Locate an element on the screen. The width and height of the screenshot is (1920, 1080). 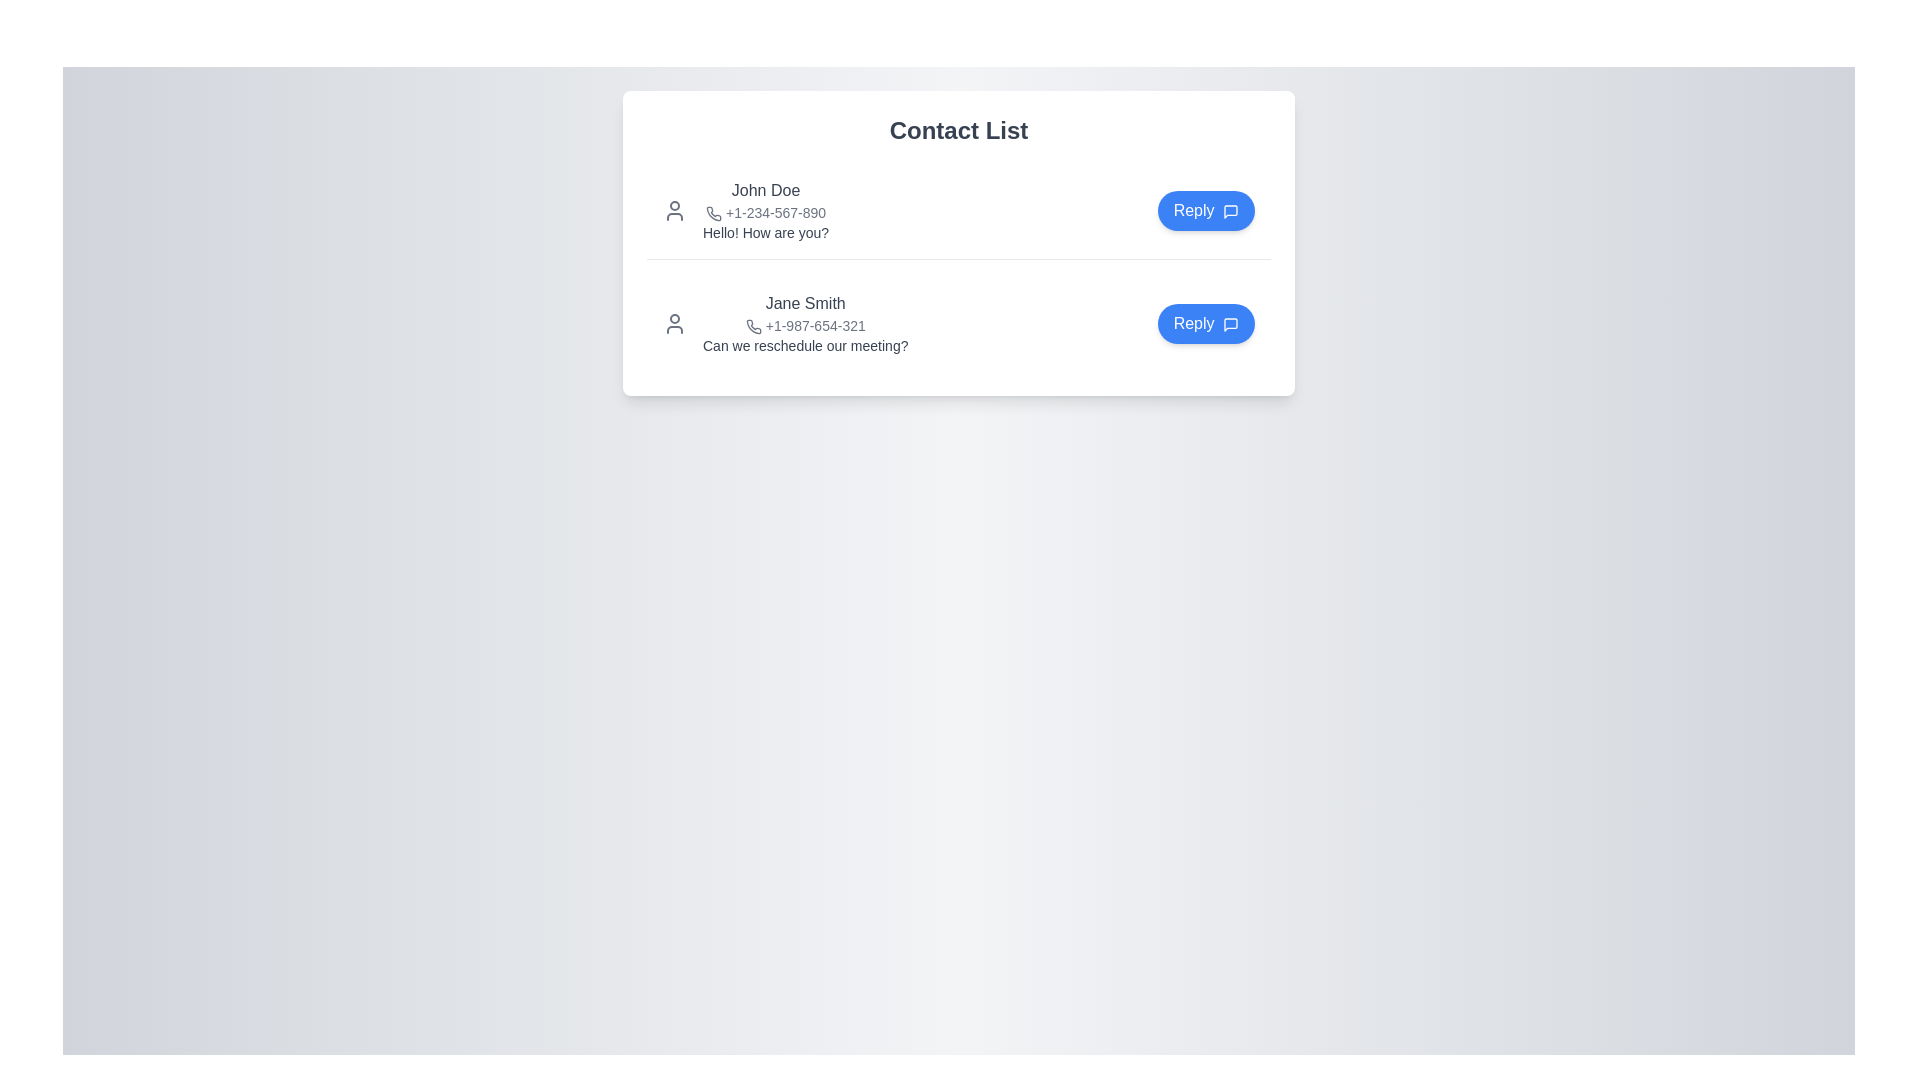
displayed information in the mixed-content display block containing contact details and a recent message for user 'John Doe', located in the first row of the contact list interface is located at coordinates (765, 211).